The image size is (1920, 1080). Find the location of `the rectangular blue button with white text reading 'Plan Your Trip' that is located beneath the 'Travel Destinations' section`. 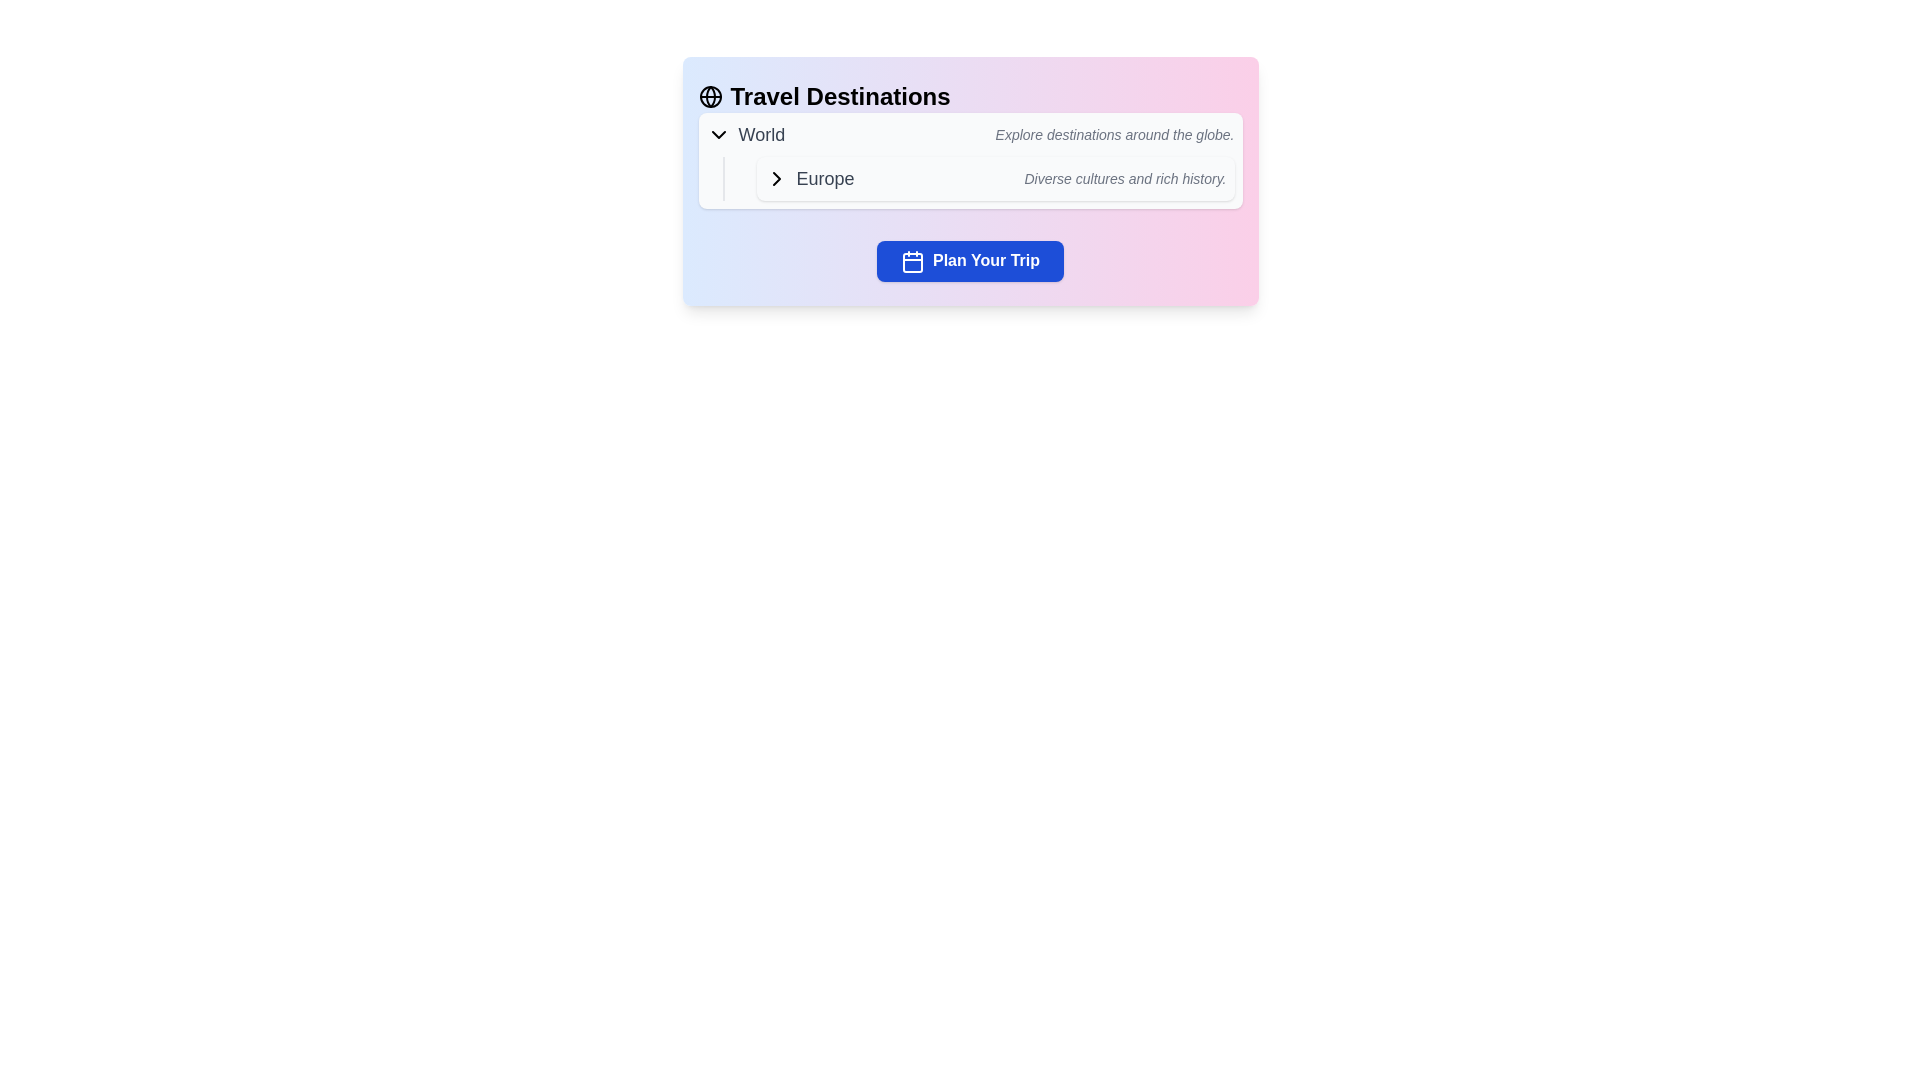

the rectangular blue button with white text reading 'Plan Your Trip' that is located beneath the 'Travel Destinations' section is located at coordinates (970, 260).